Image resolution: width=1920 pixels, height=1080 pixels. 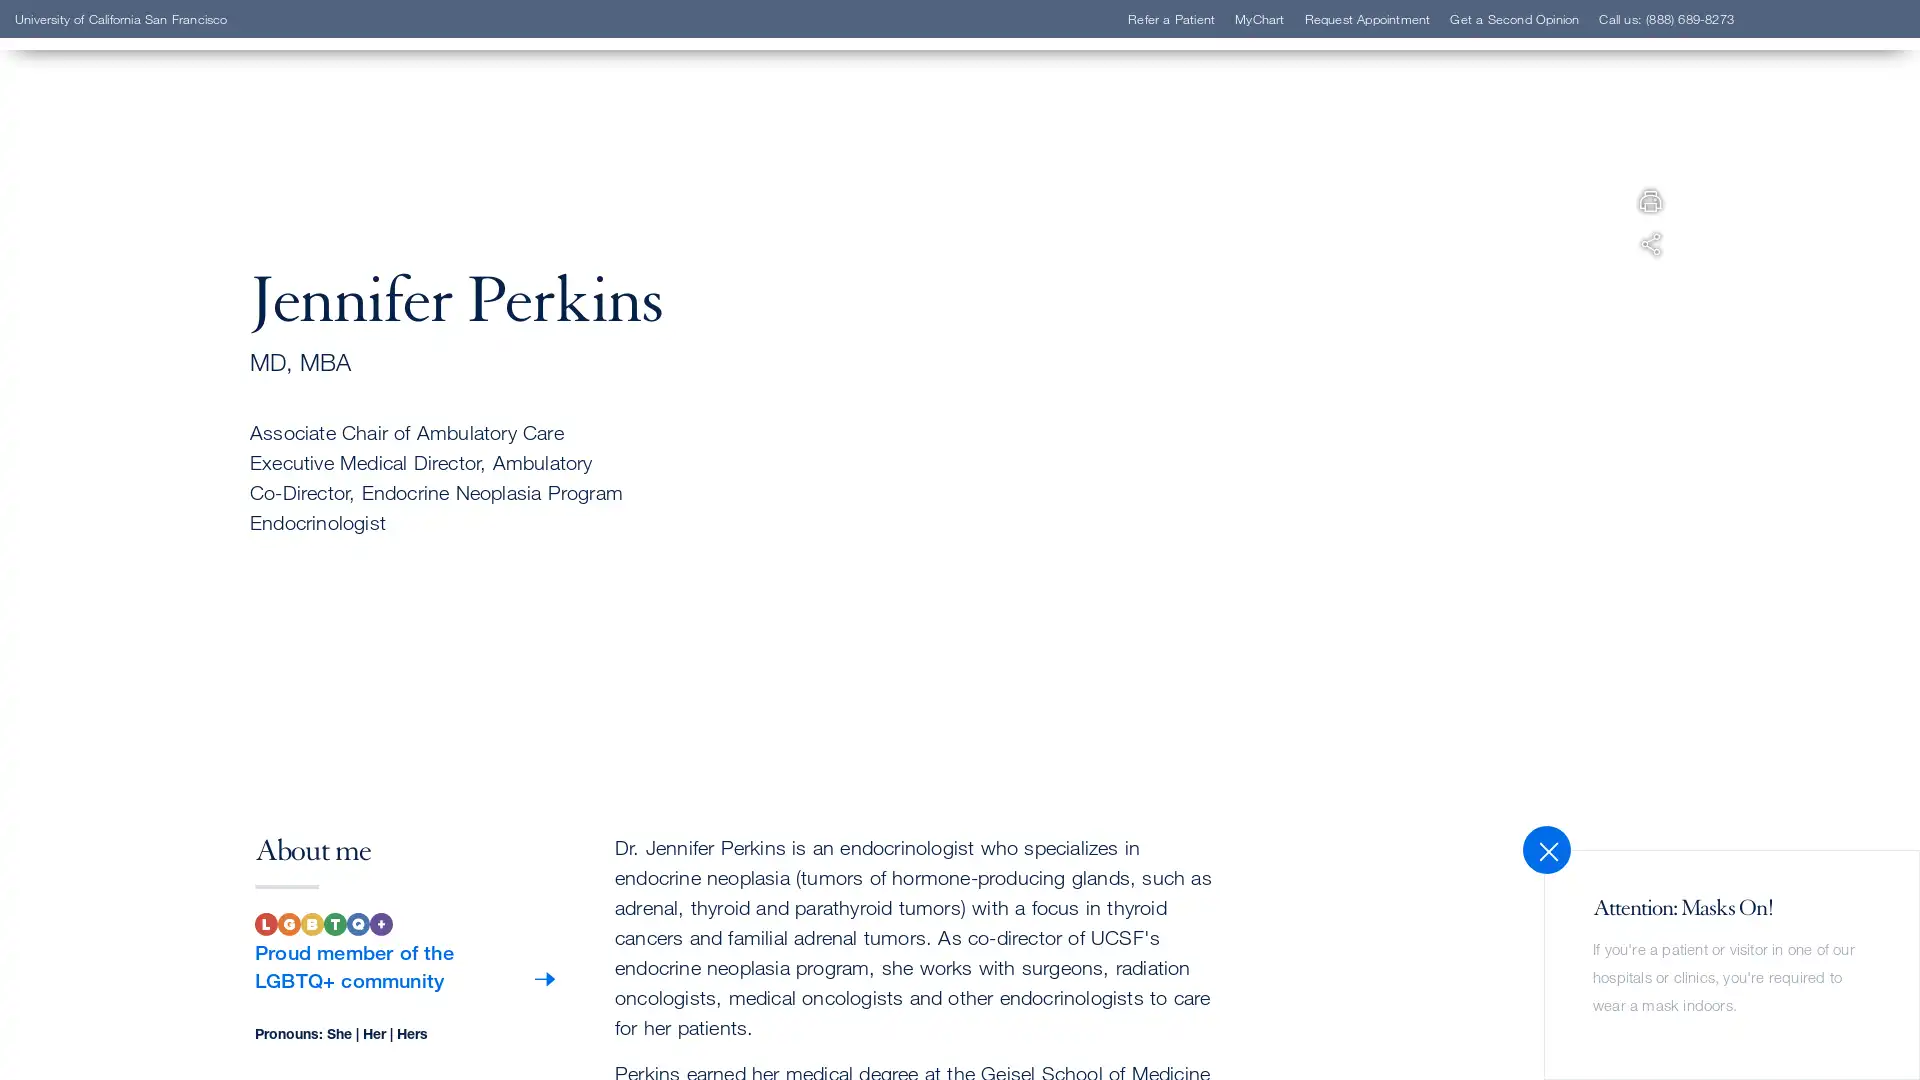 I want to click on search, so click(x=1205, y=132).